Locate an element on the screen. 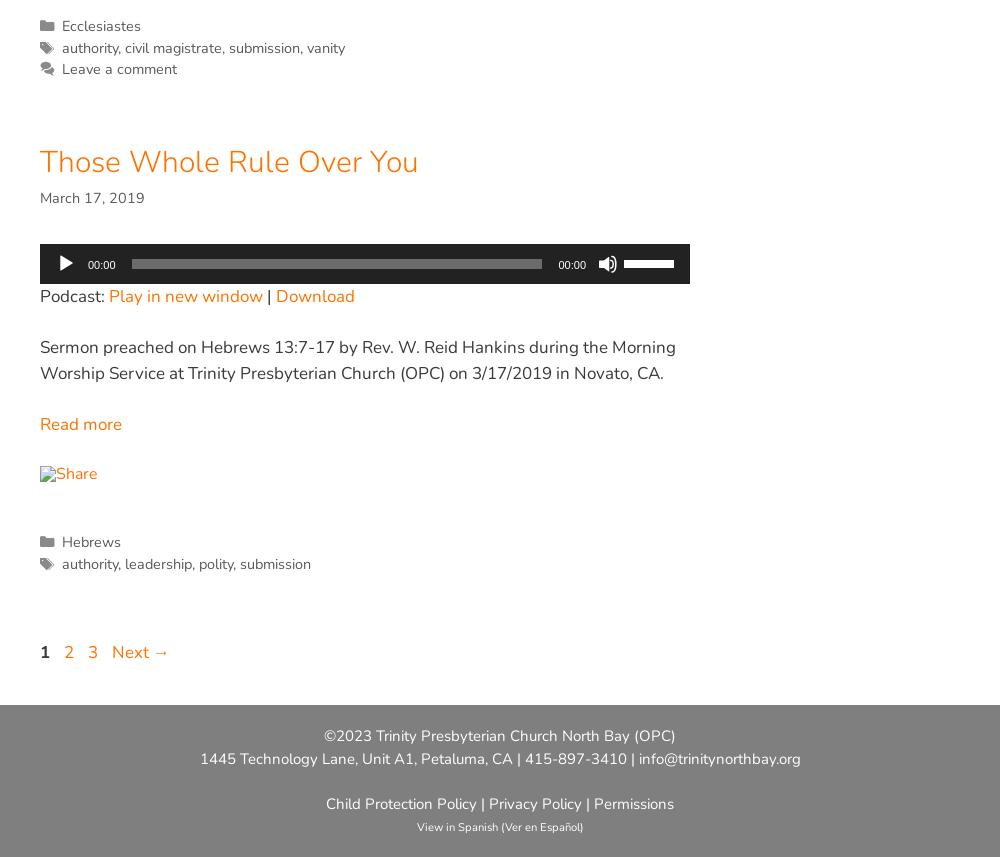 The image size is (1000, 857). 'View in Spanish (Ver en Español)' is located at coordinates (498, 826).